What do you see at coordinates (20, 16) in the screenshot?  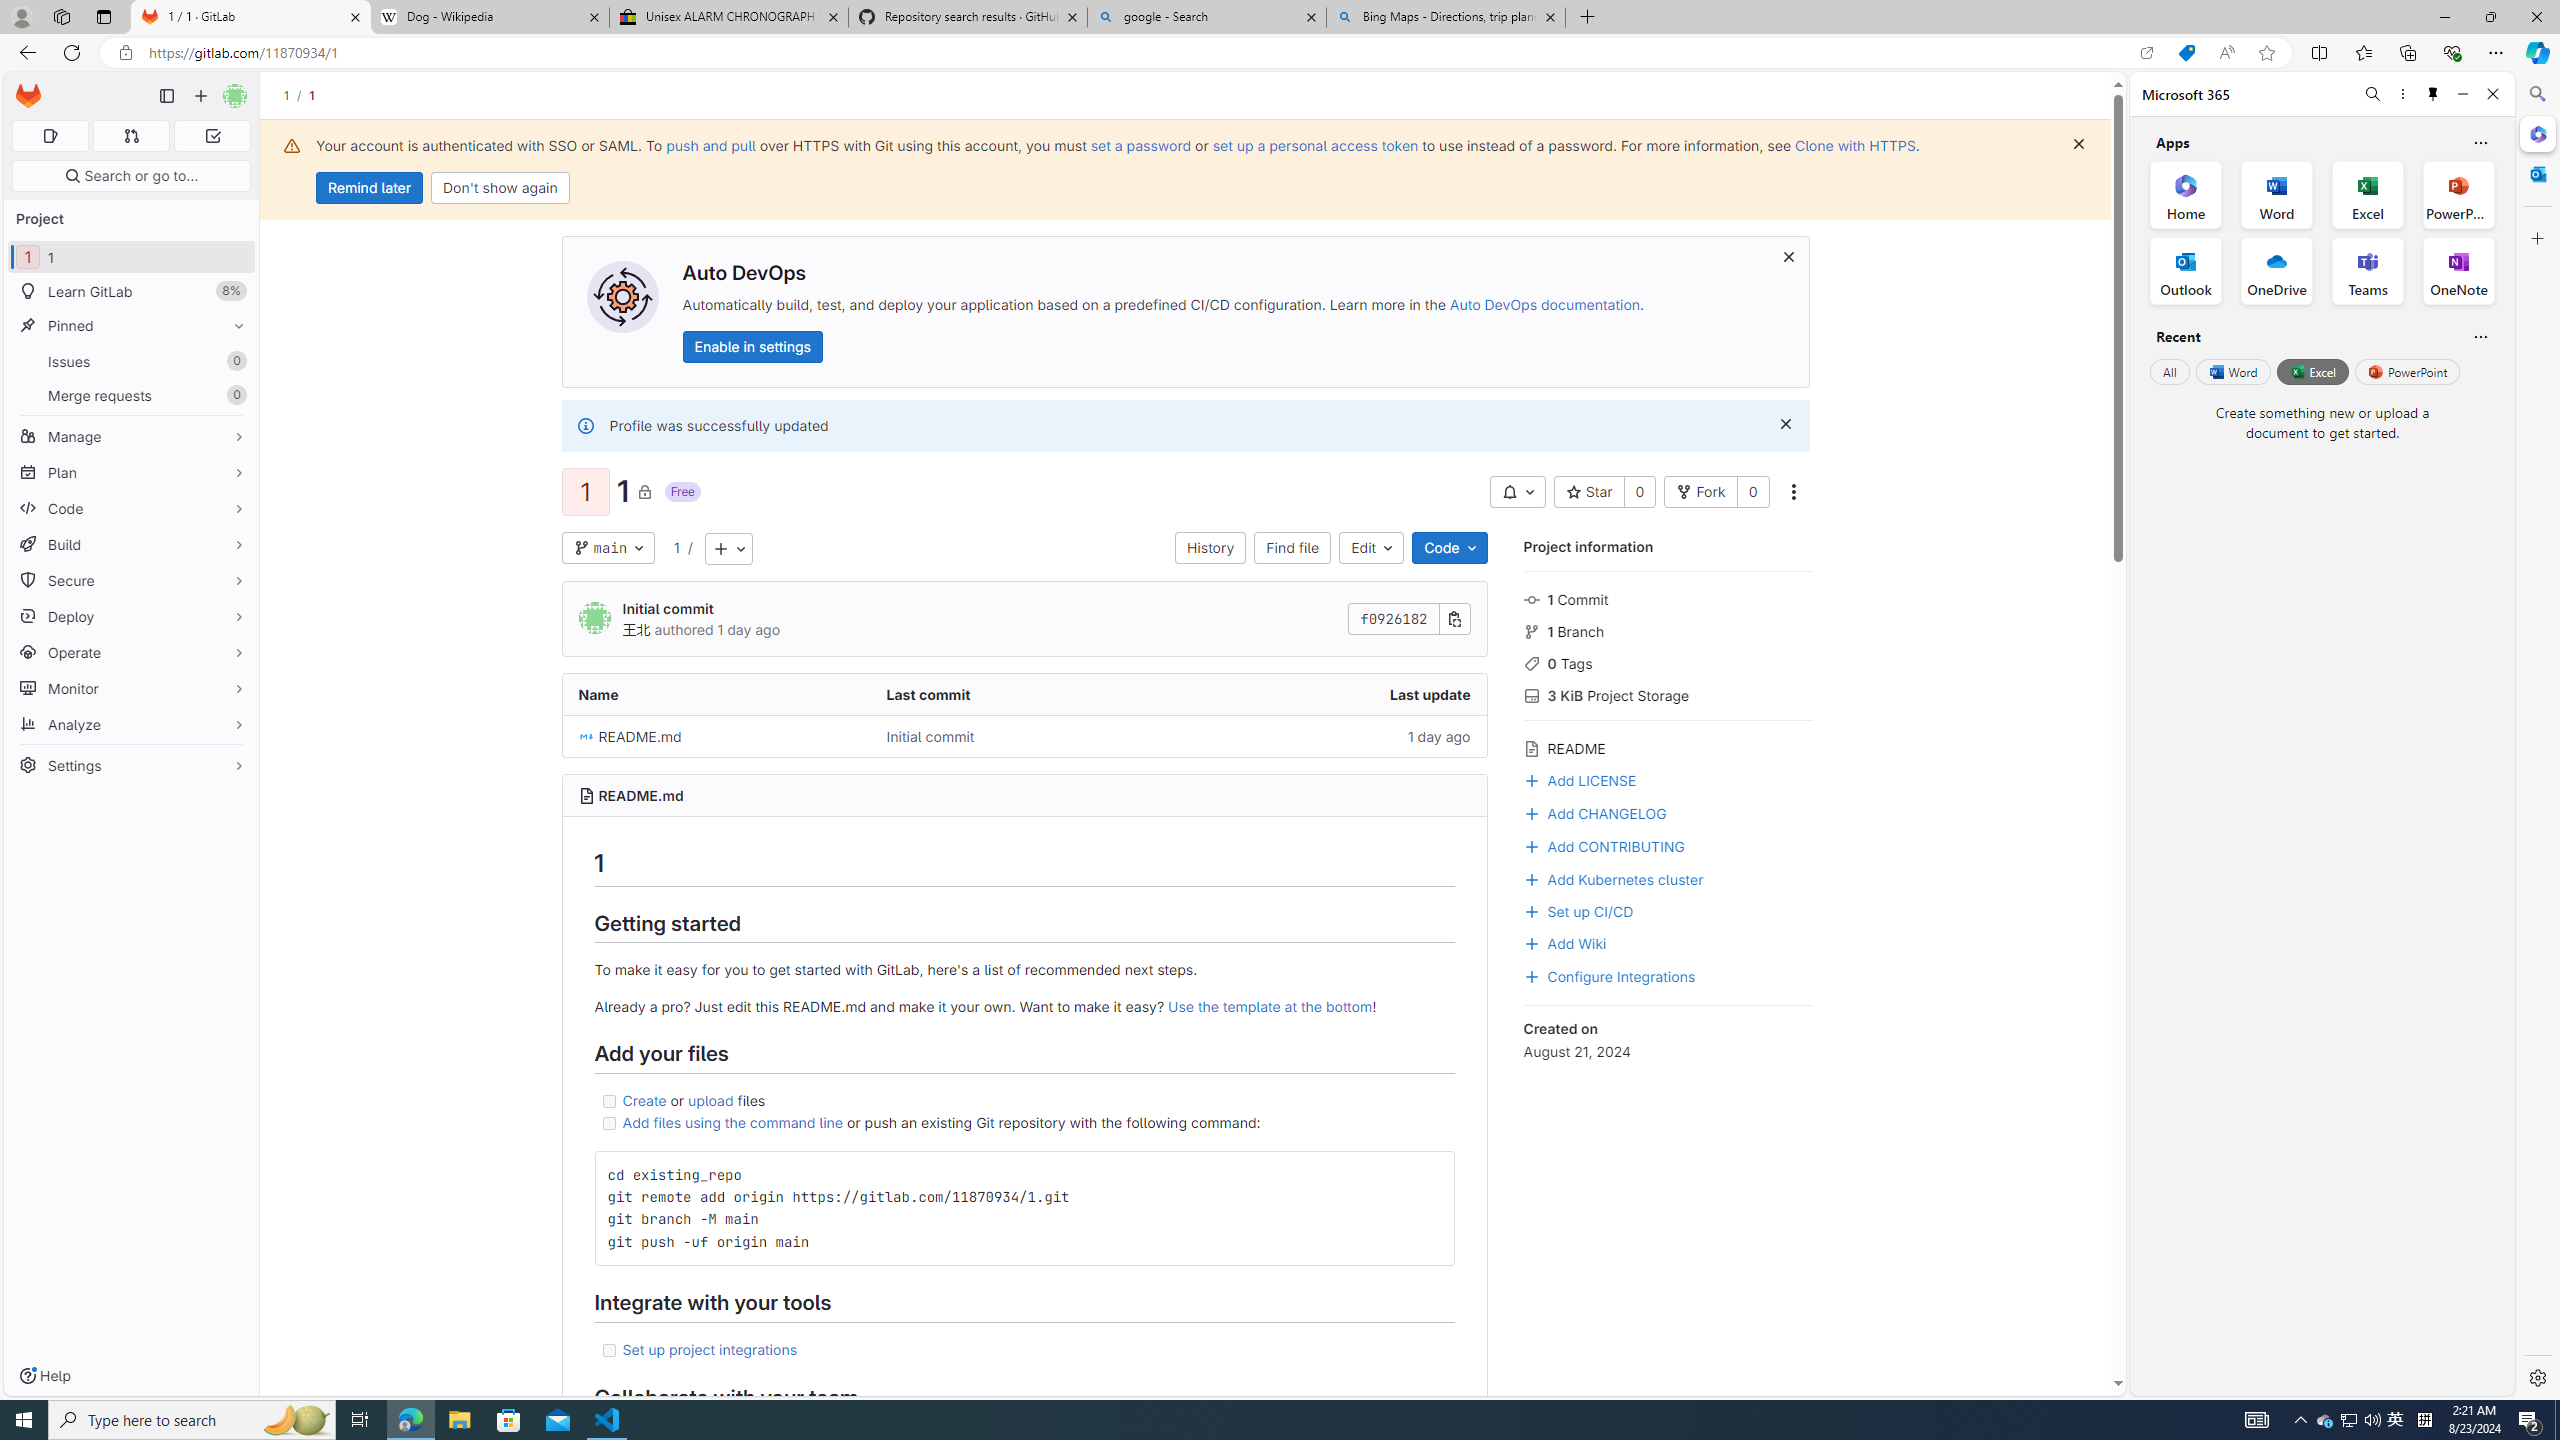 I see `'Personal Profile'` at bounding box center [20, 16].